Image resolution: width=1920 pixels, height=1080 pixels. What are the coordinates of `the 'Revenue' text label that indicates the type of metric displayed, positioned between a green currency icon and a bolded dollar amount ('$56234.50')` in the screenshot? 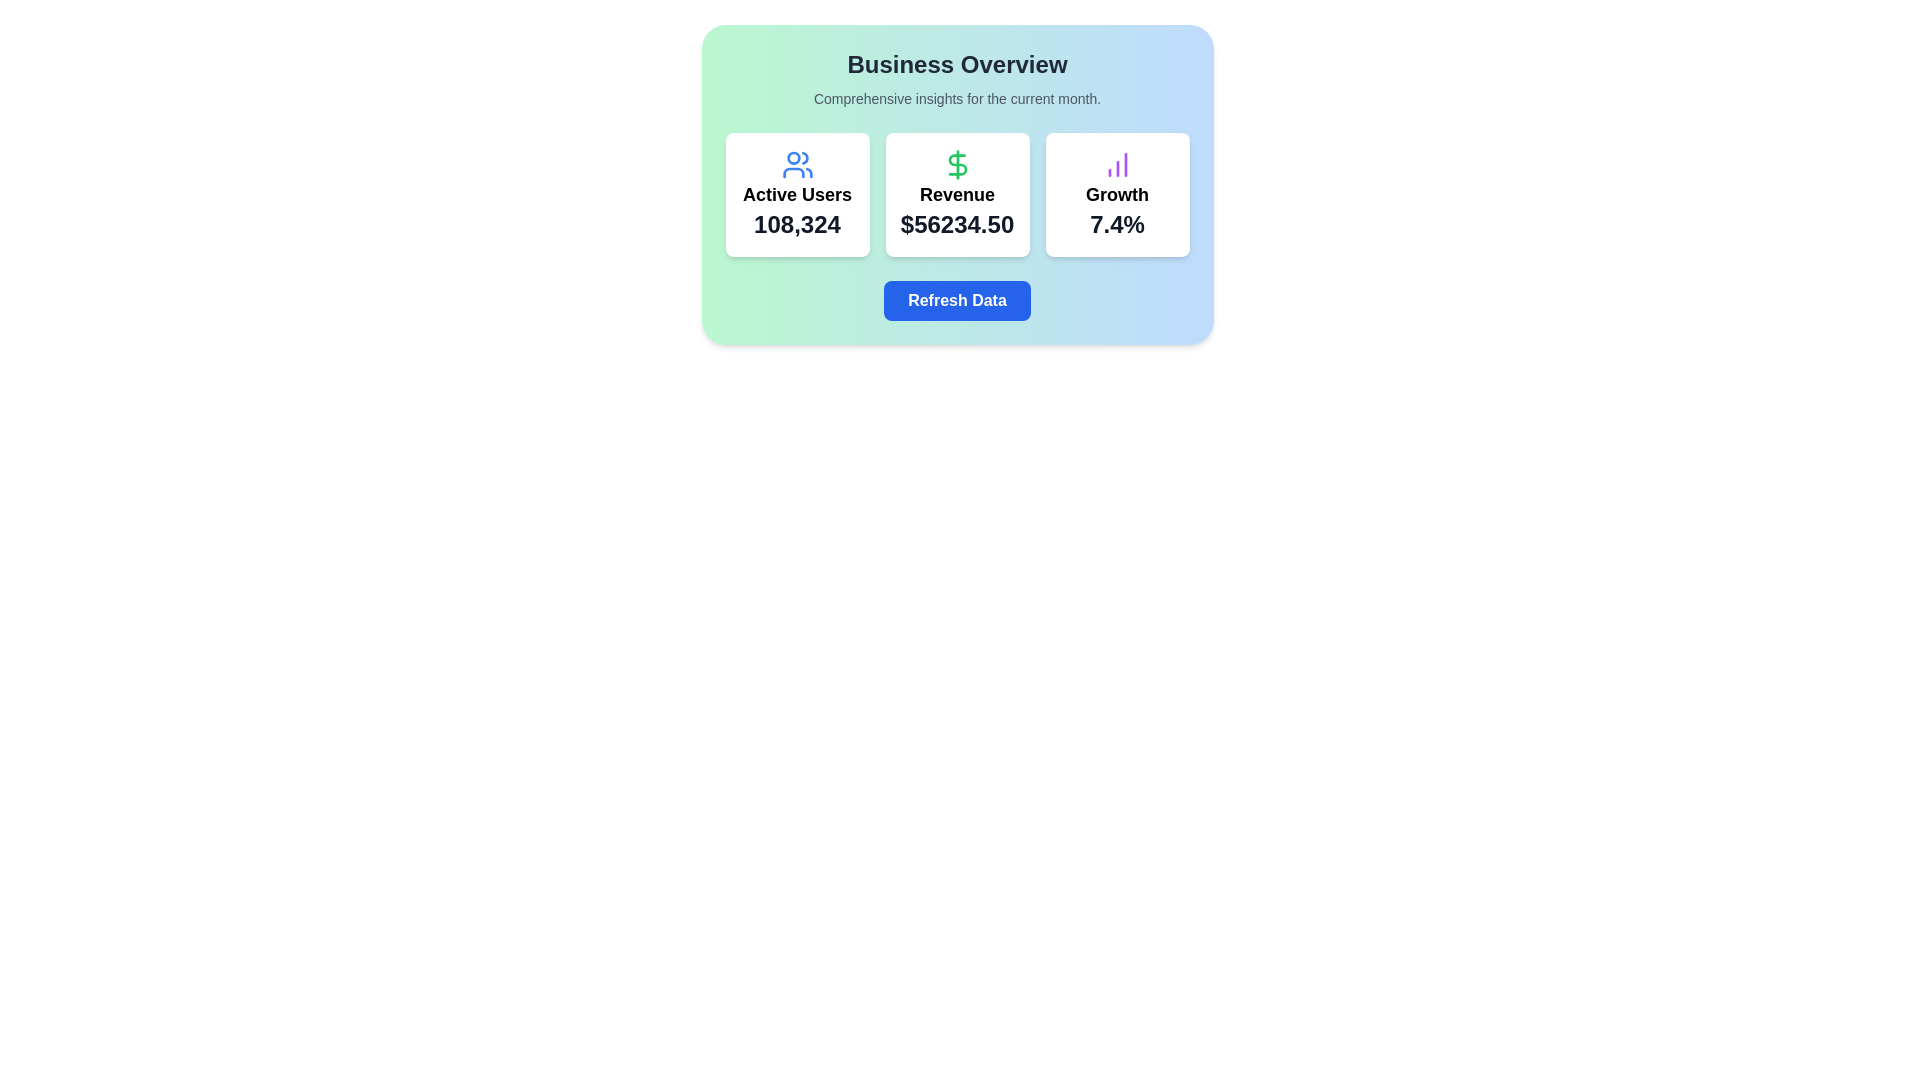 It's located at (956, 195).